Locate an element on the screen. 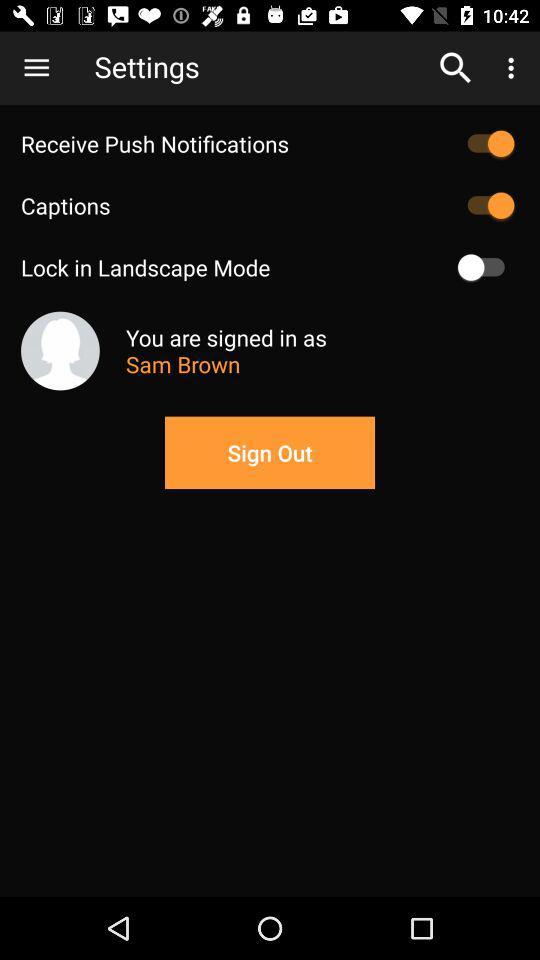 This screenshot has width=540, height=960. switch lock in mode is located at coordinates (485, 266).